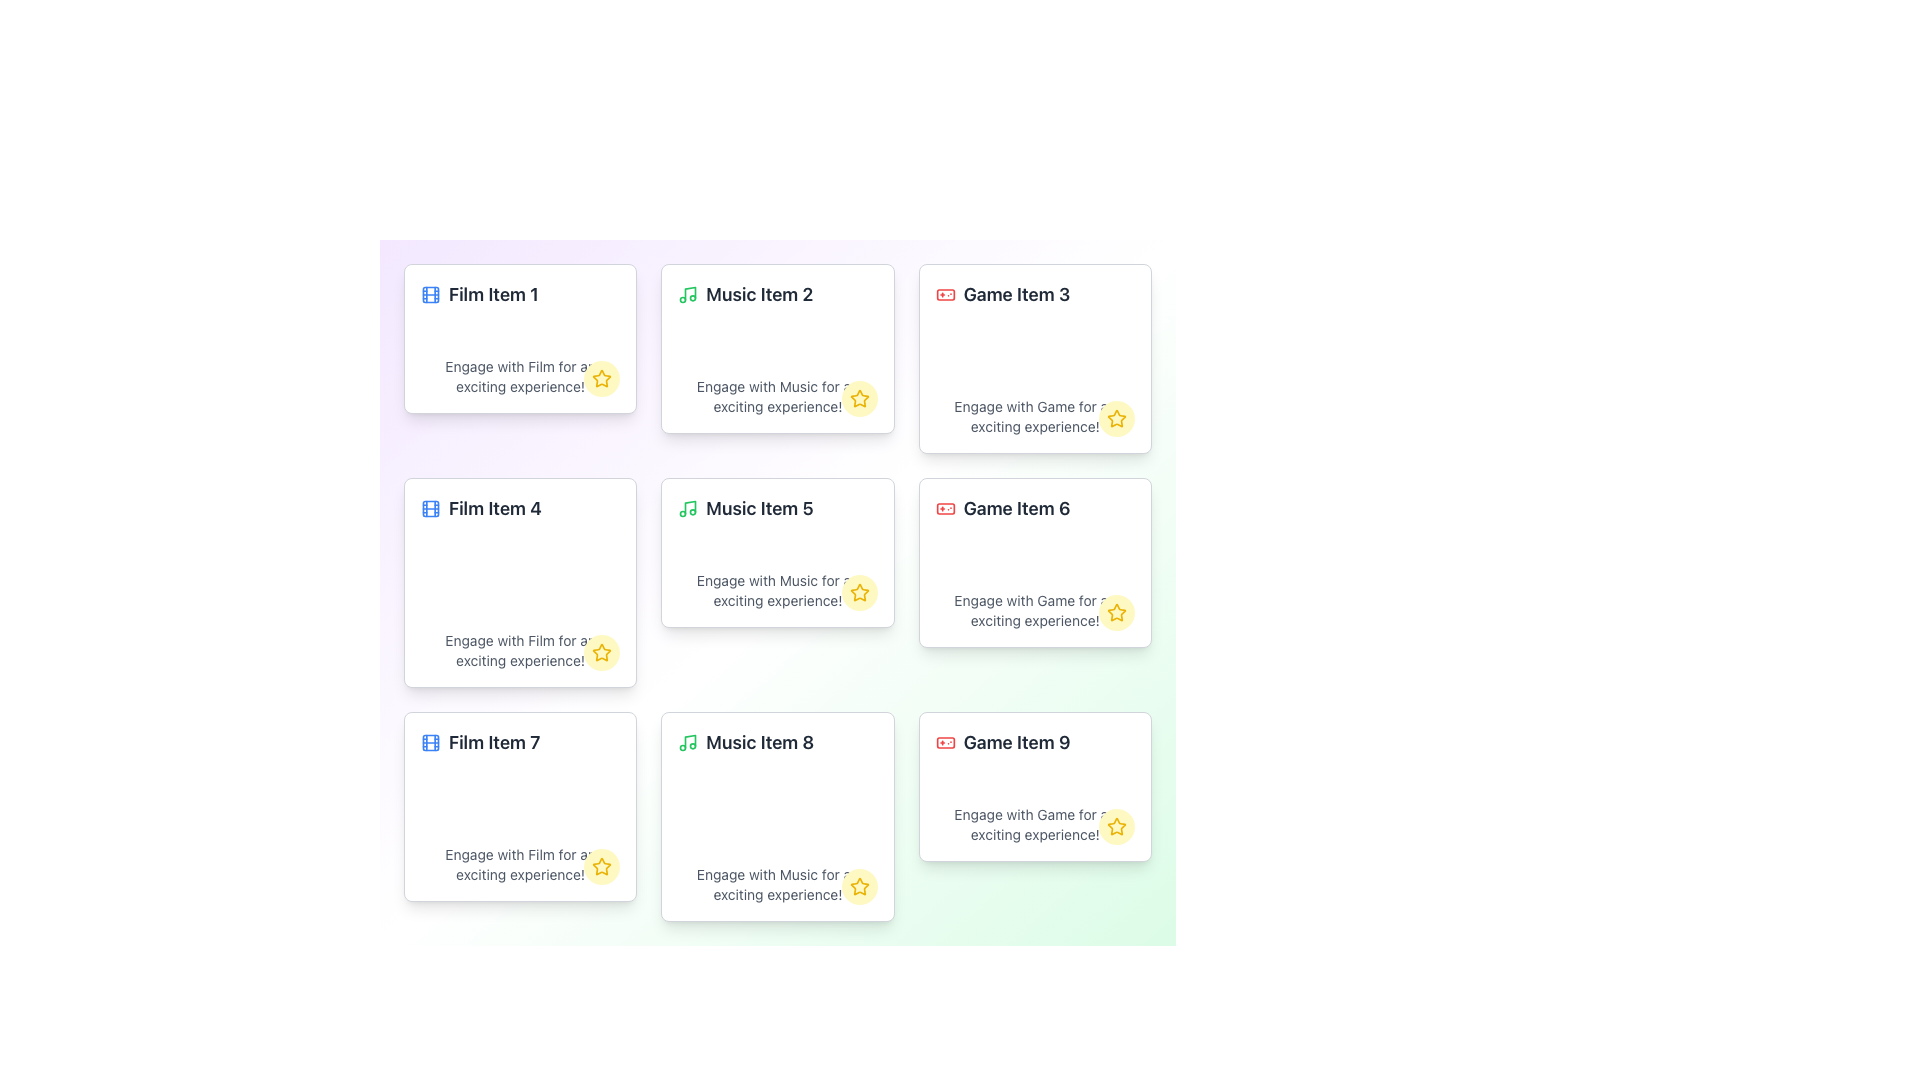 This screenshot has height=1080, width=1920. What do you see at coordinates (430, 743) in the screenshot?
I see `the blue rectangular Icon Component with rounded corners that represents a film symbol, located to the left of the text 'Film Item 7'` at bounding box center [430, 743].